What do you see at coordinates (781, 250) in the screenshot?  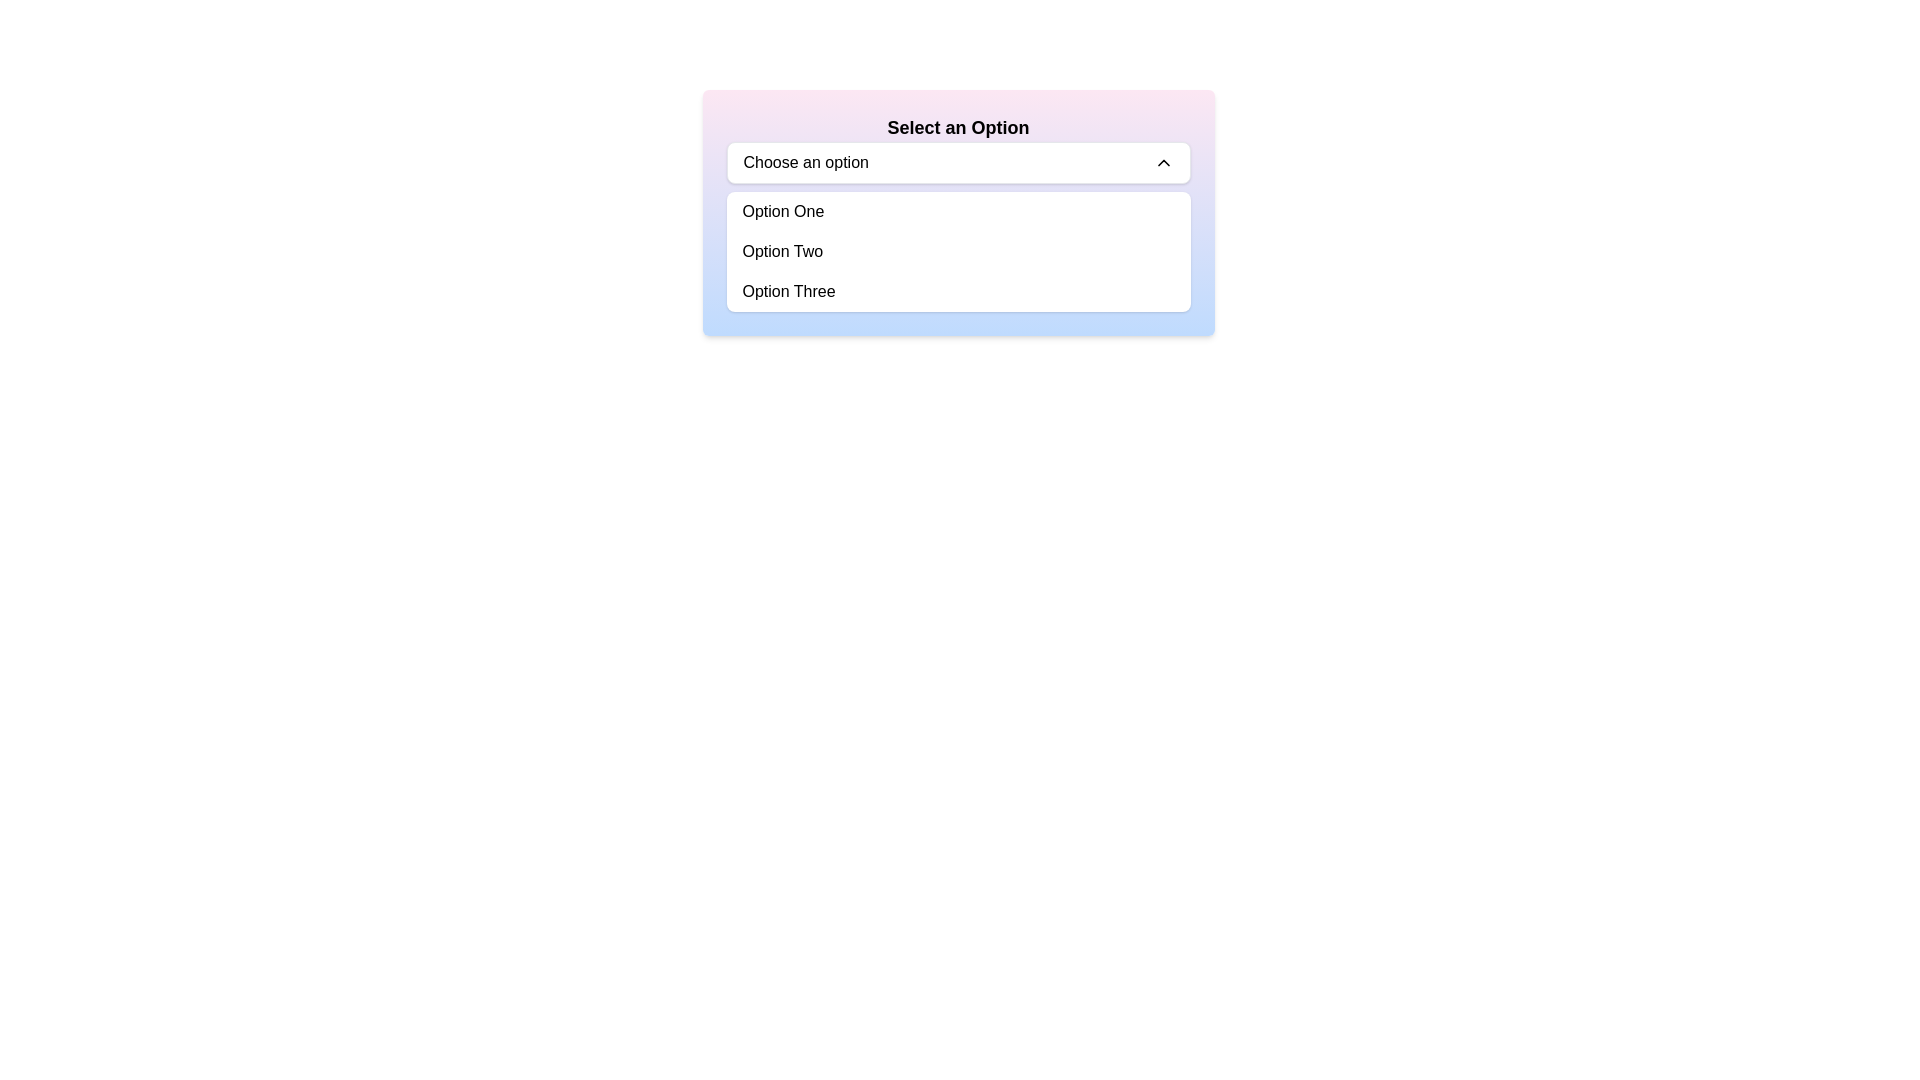 I see `the text component labeled 'Option Two' within the dropdown menu` at bounding box center [781, 250].